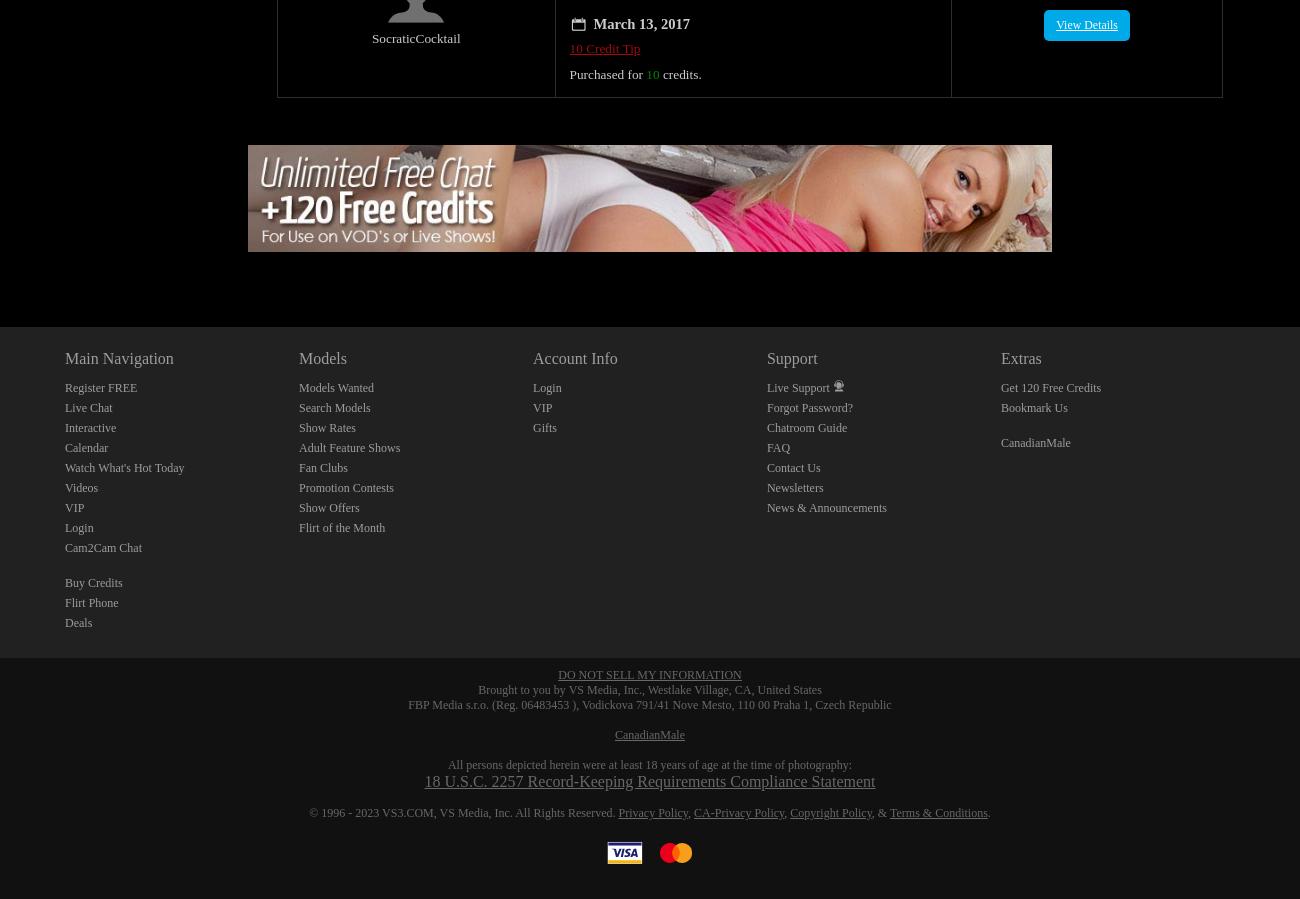 Image resolution: width=1300 pixels, height=899 pixels. I want to click on 'Privacy Policy', so click(651, 791).